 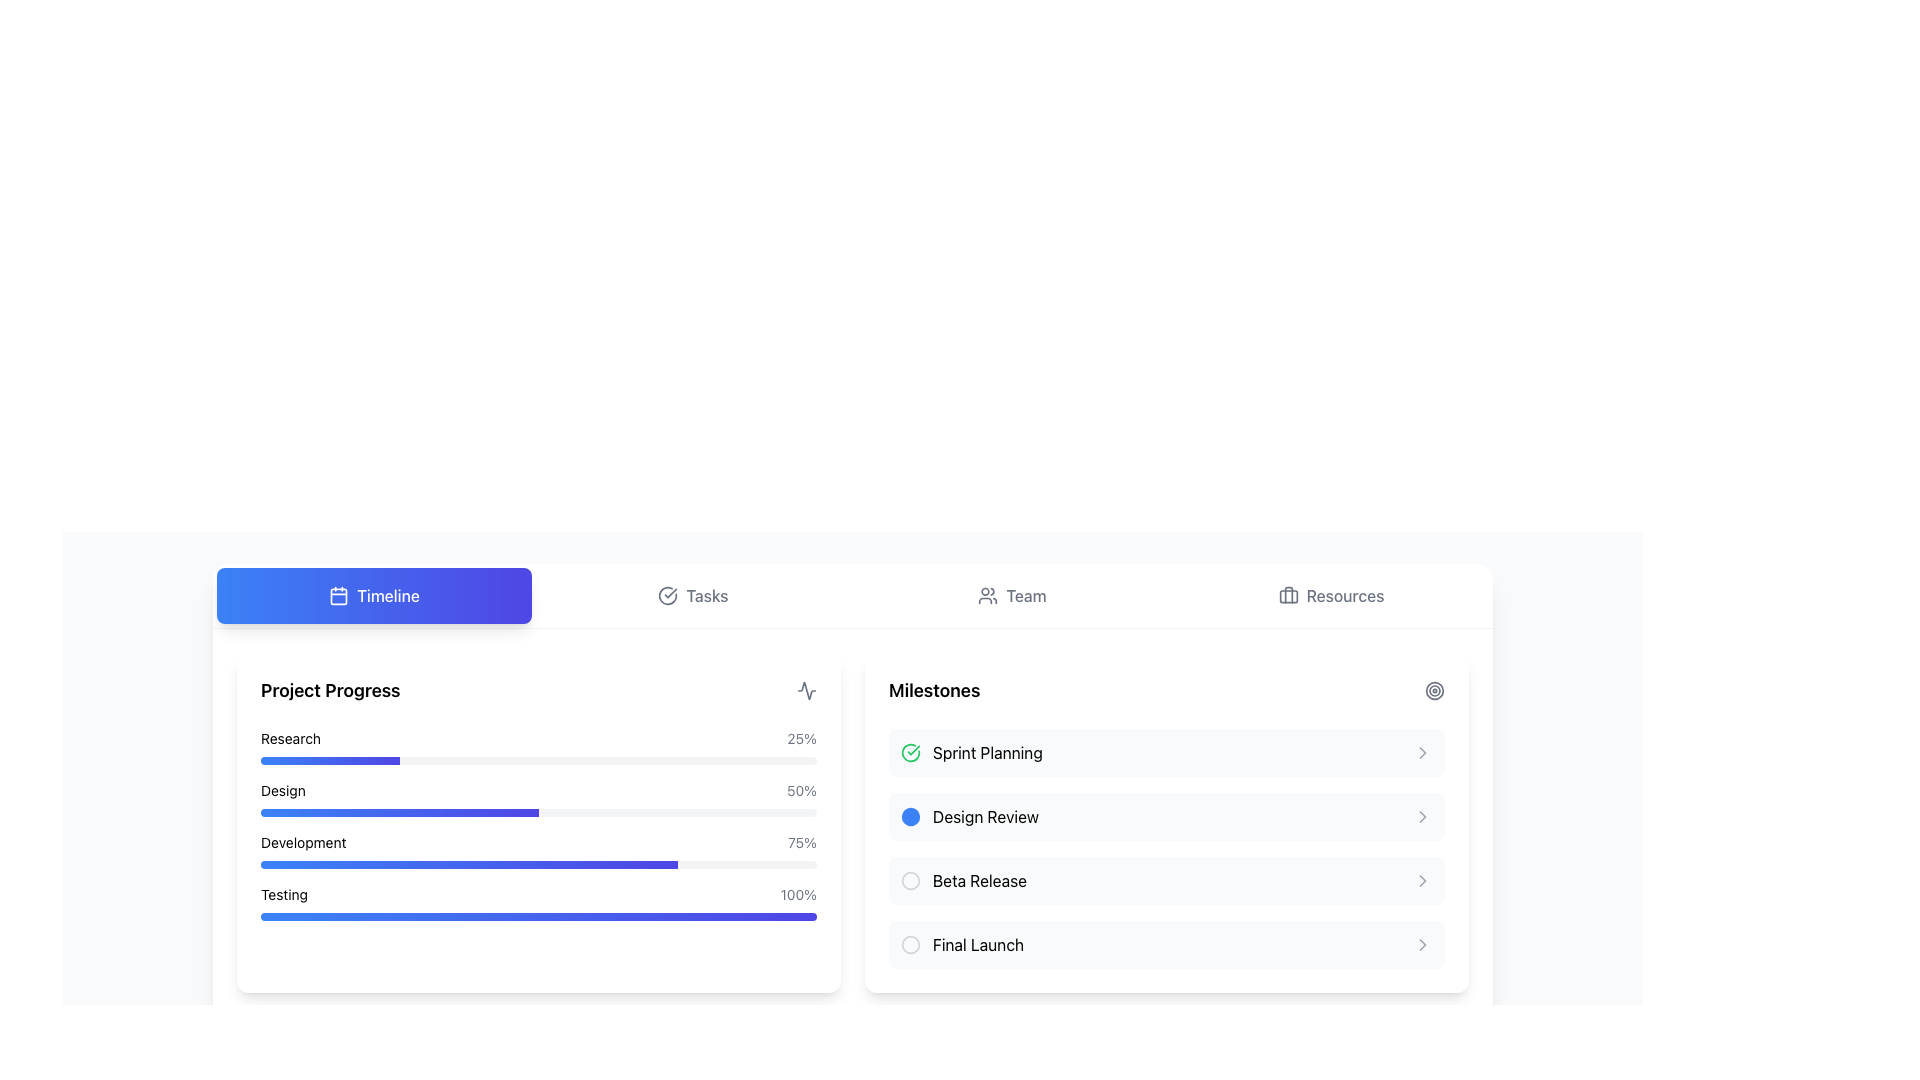 What do you see at coordinates (399, 813) in the screenshot?
I see `the progress indicator bar representing the 'Design' task, which shows 50% completion, located in the middle section of the 'Project Progress' card` at bounding box center [399, 813].